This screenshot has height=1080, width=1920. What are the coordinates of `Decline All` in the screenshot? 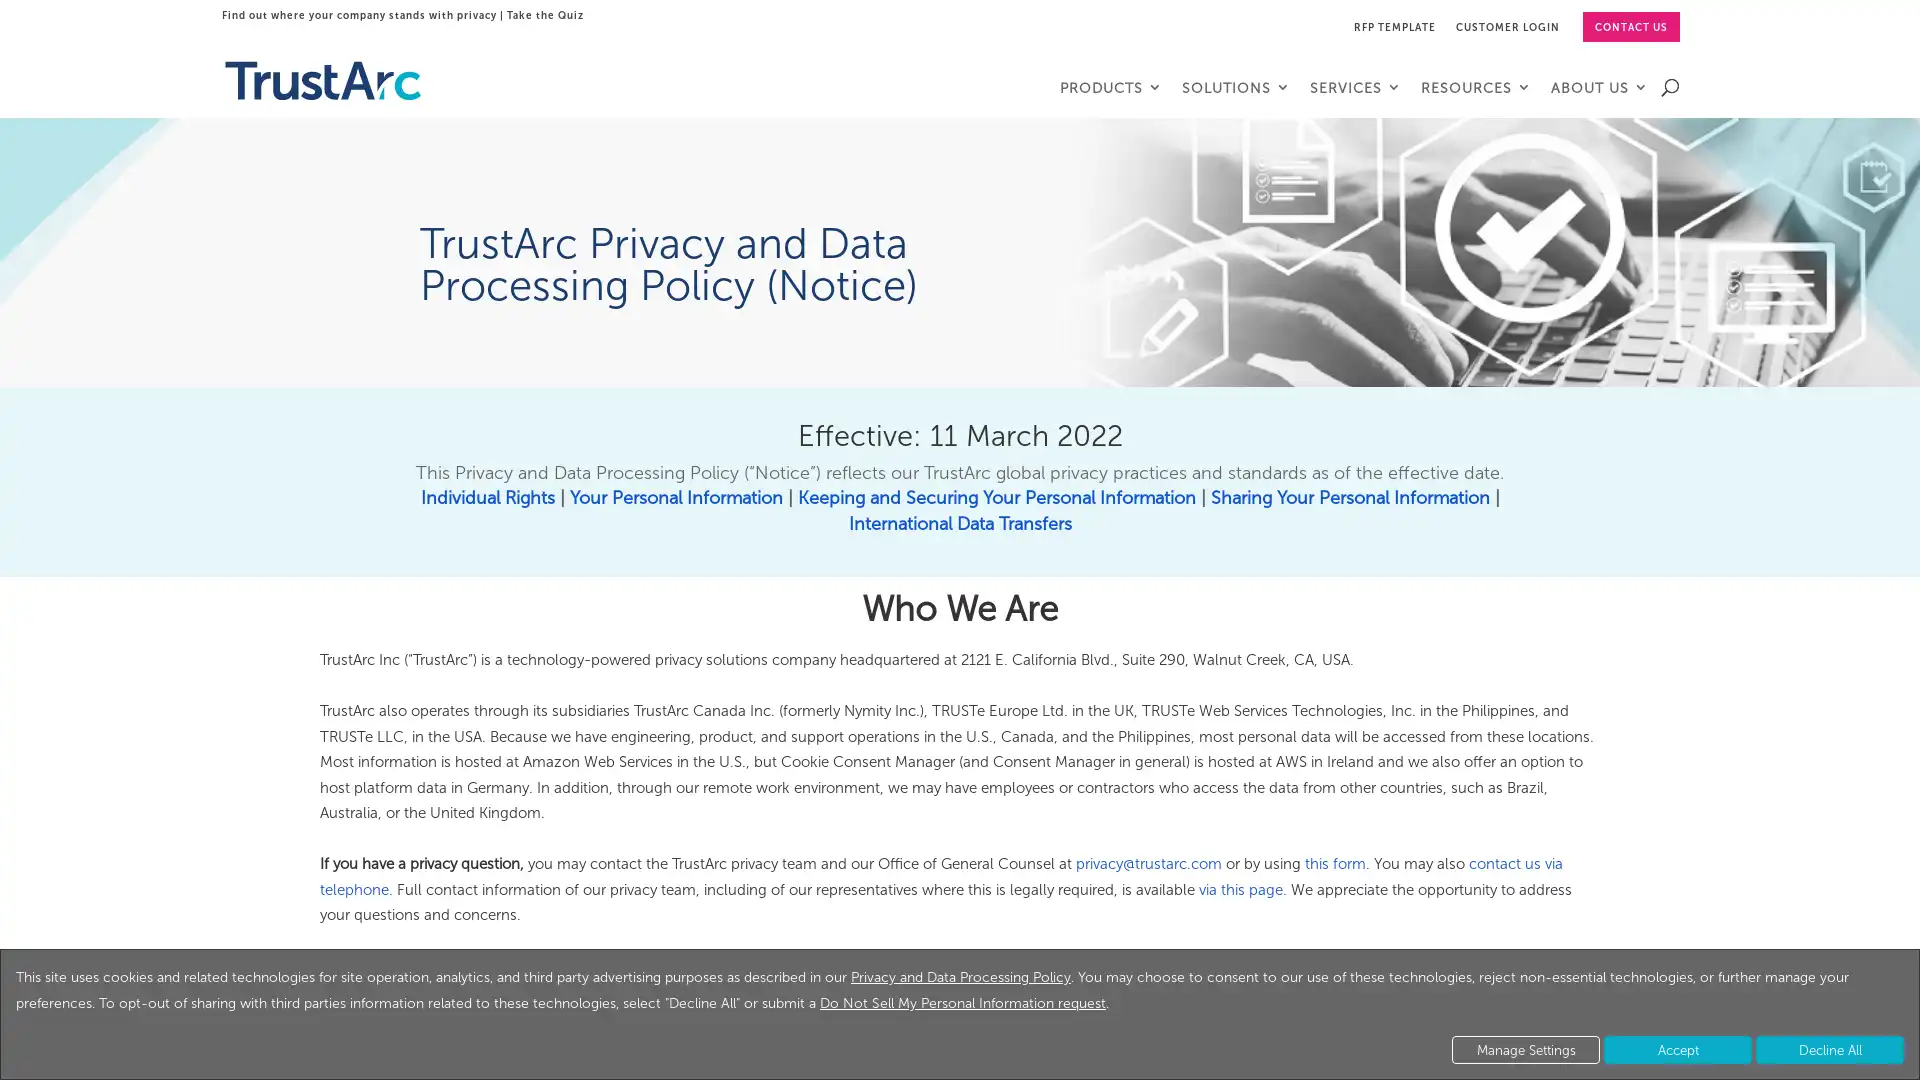 It's located at (1829, 1048).